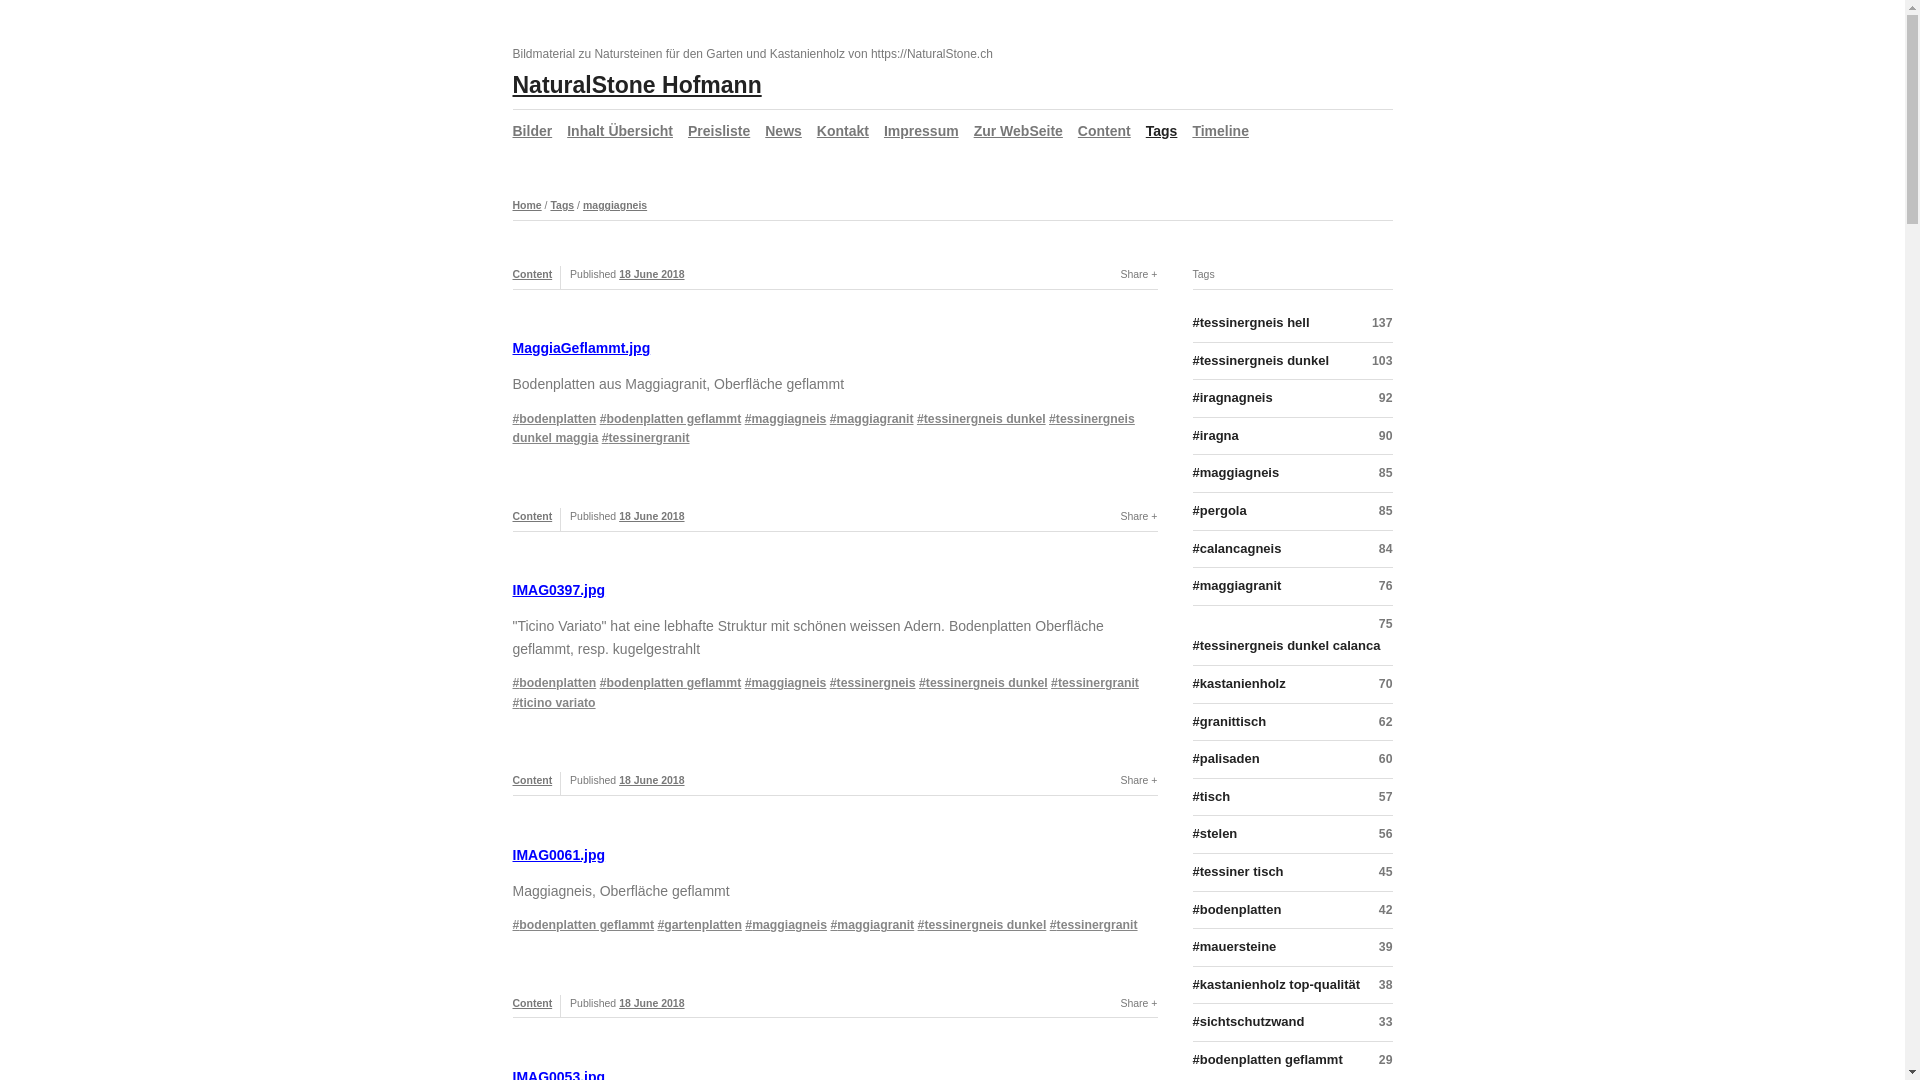  I want to click on 'maggiagranit', so click(872, 418).